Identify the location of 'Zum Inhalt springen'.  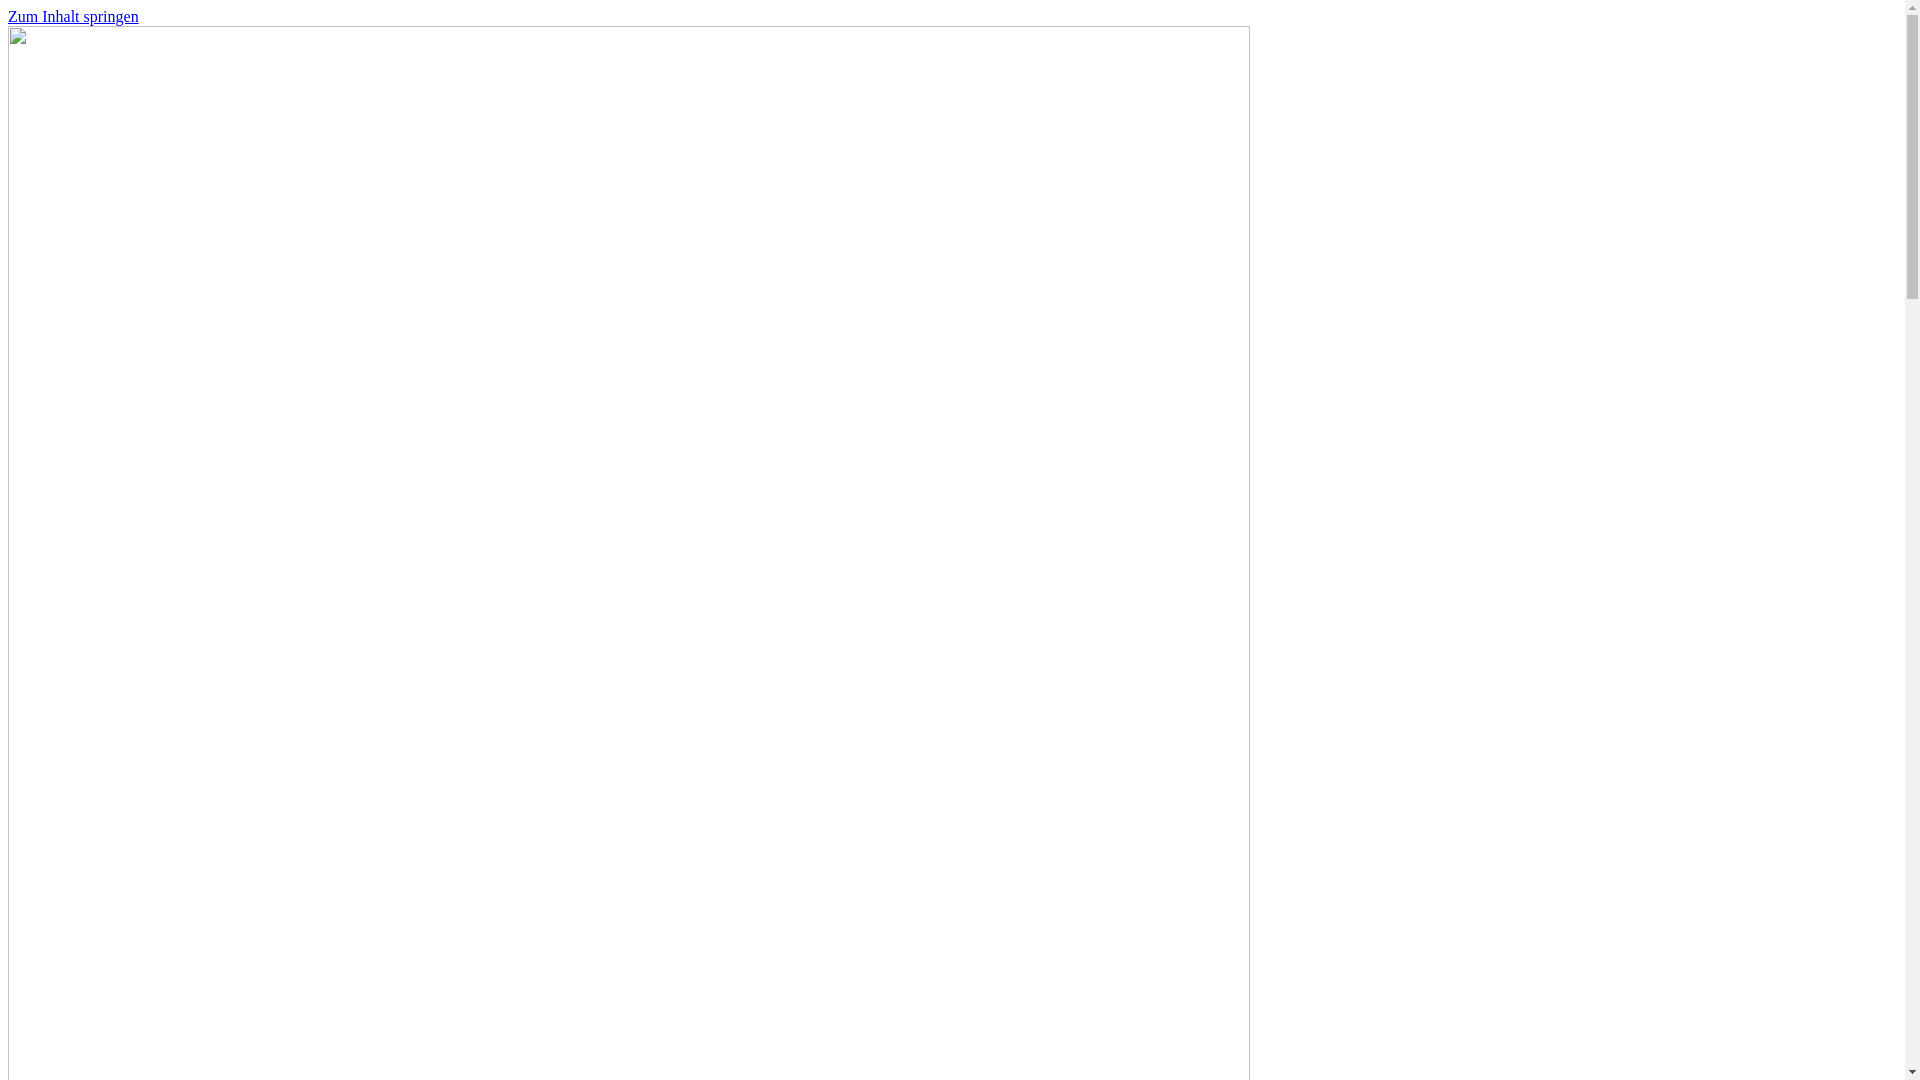
(73, 16).